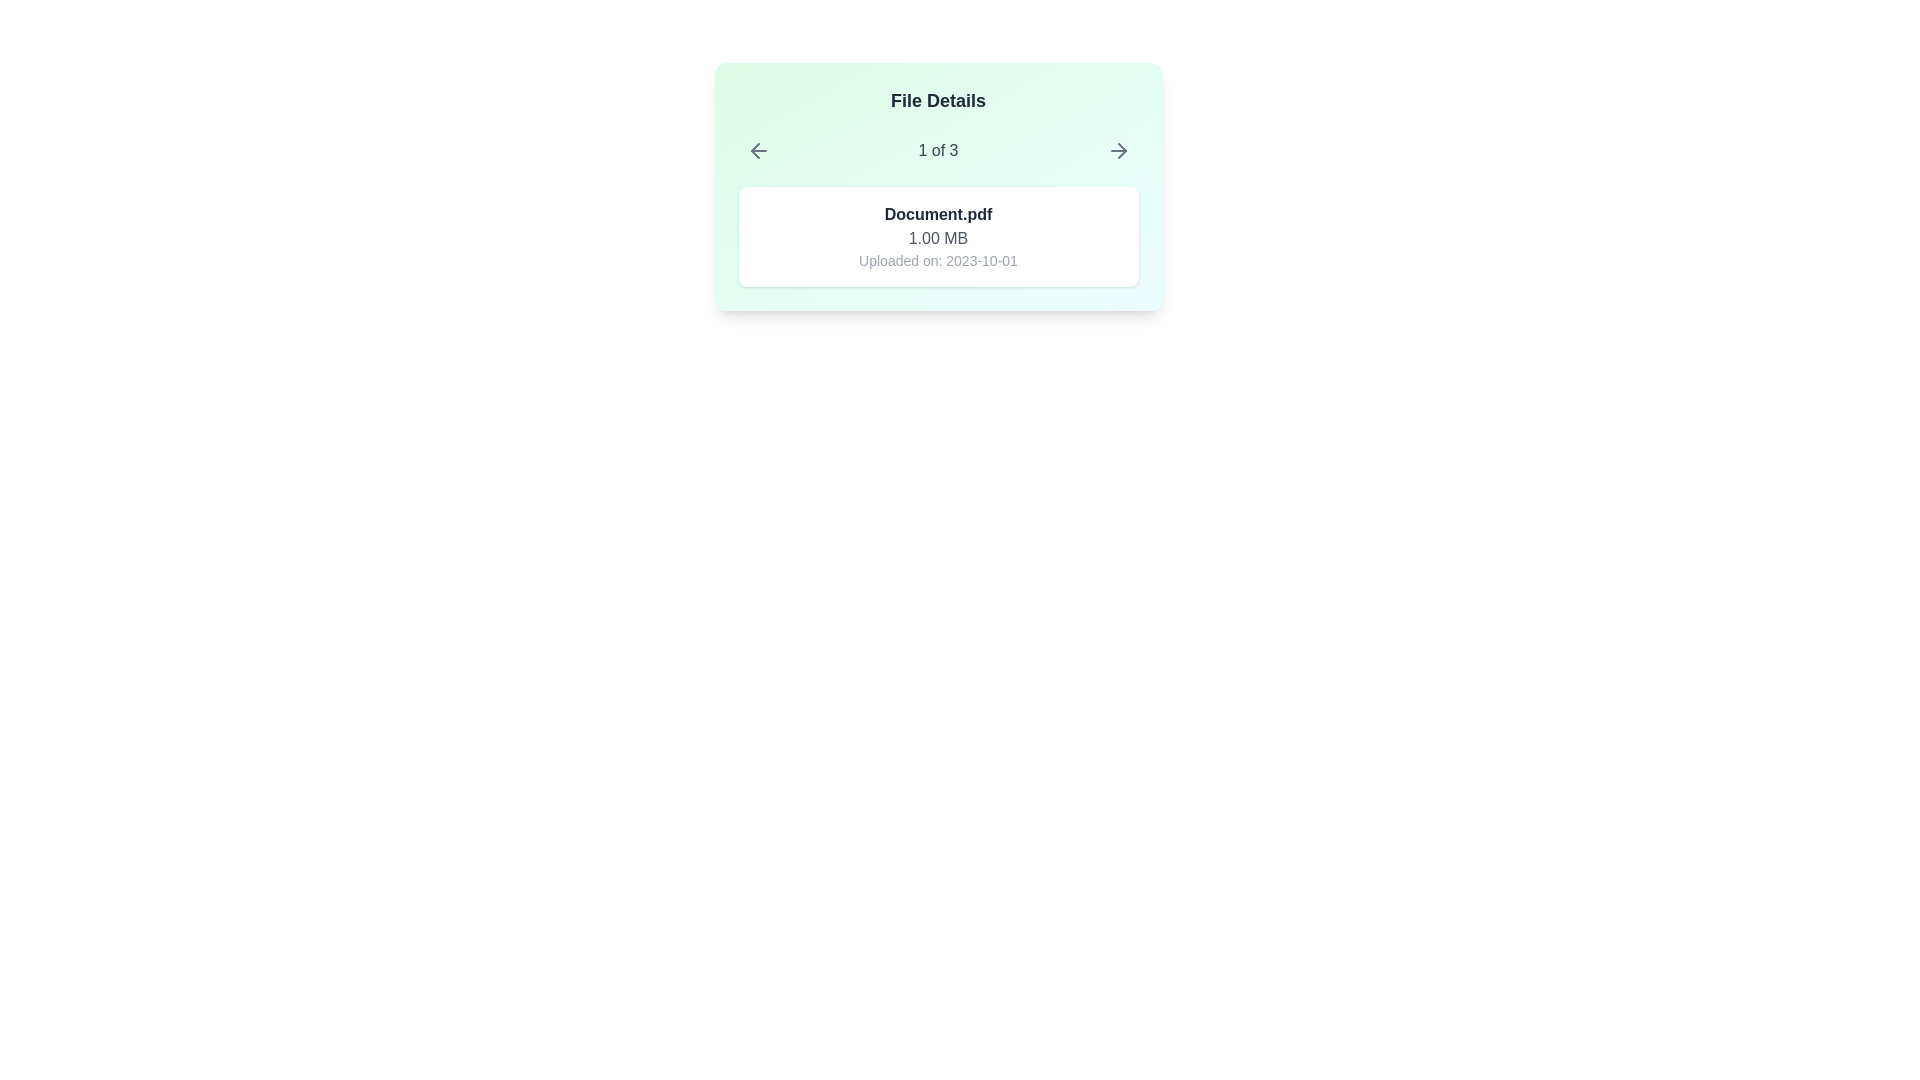 This screenshot has width=1920, height=1080. What do you see at coordinates (1122, 149) in the screenshot?
I see `the Vector icon that is part of the right-arrow icon located in the top-right corner of the 'File Details' card for keyboard interaction` at bounding box center [1122, 149].